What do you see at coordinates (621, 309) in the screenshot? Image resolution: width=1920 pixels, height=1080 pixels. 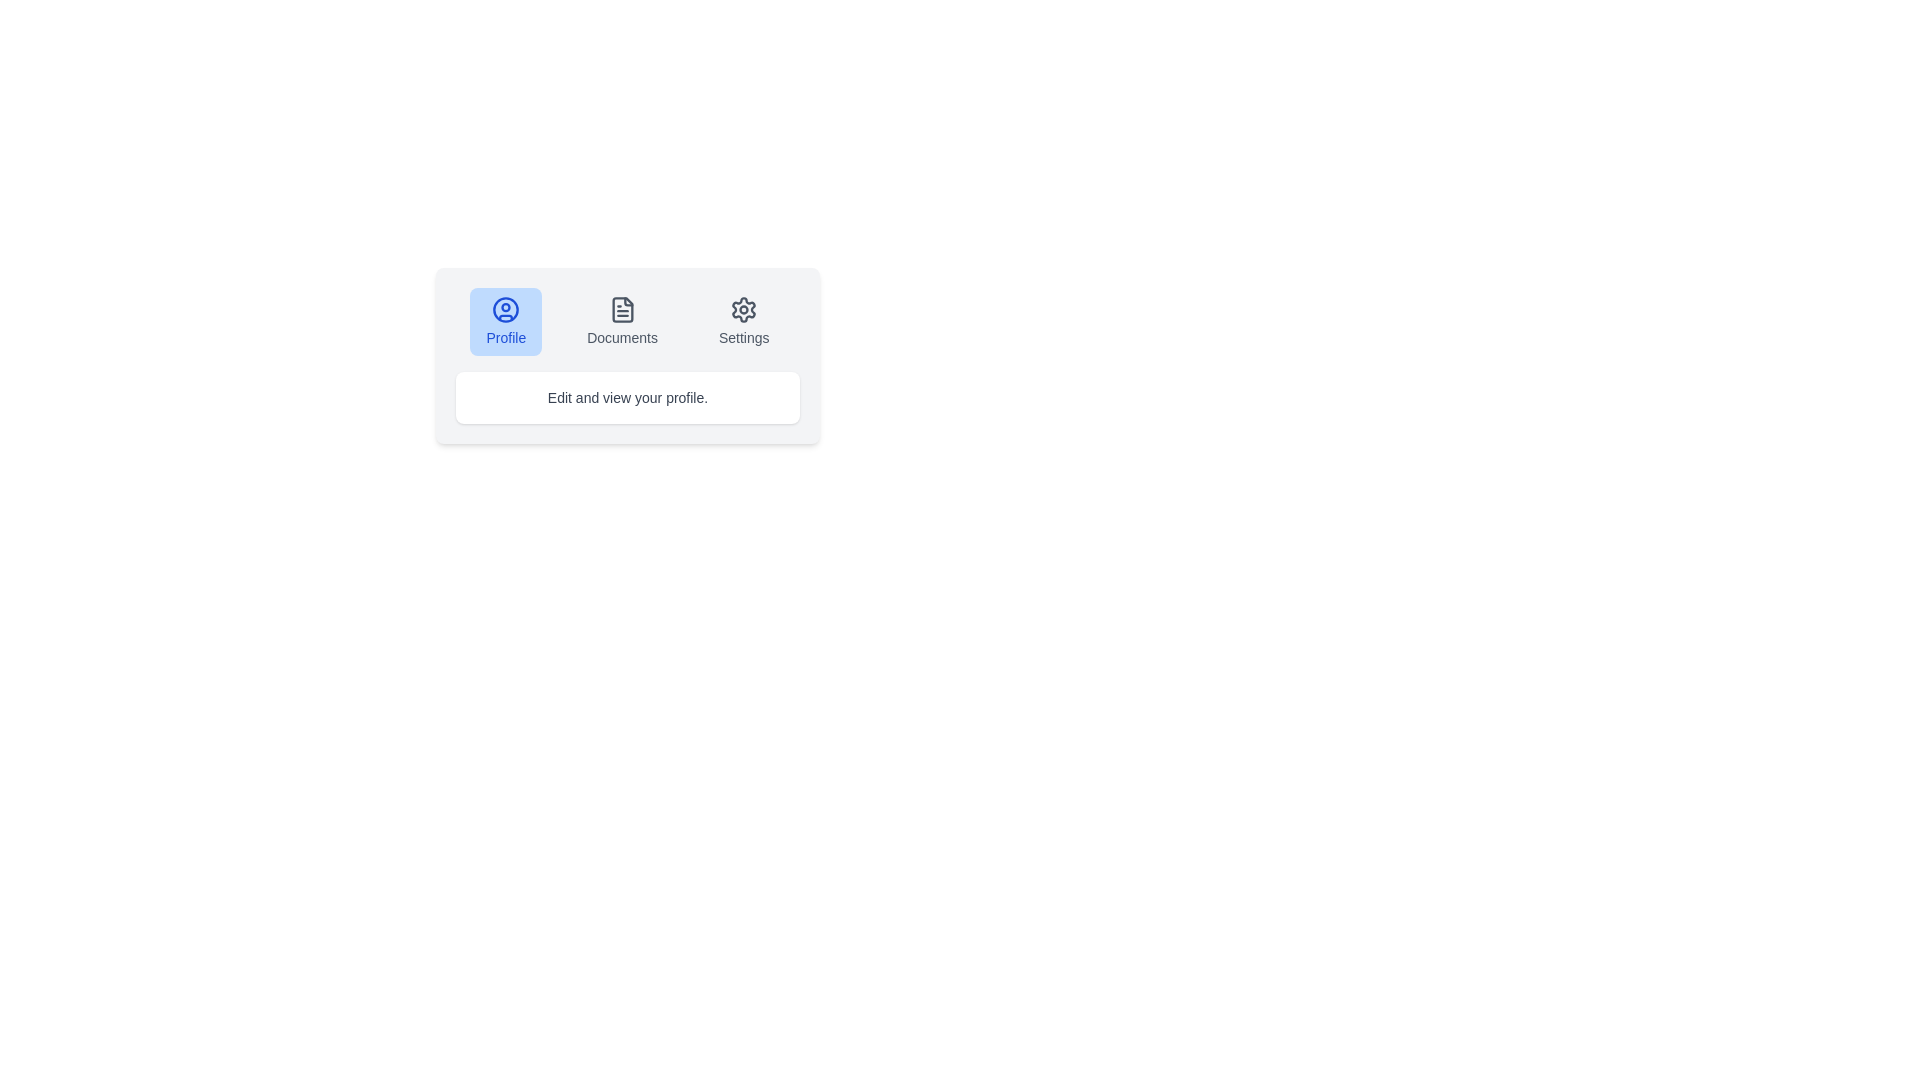 I see `the document-shaped icon with a fold on the top-right corner located in the second slot of three icons in the top section of the menu interface` at bounding box center [621, 309].